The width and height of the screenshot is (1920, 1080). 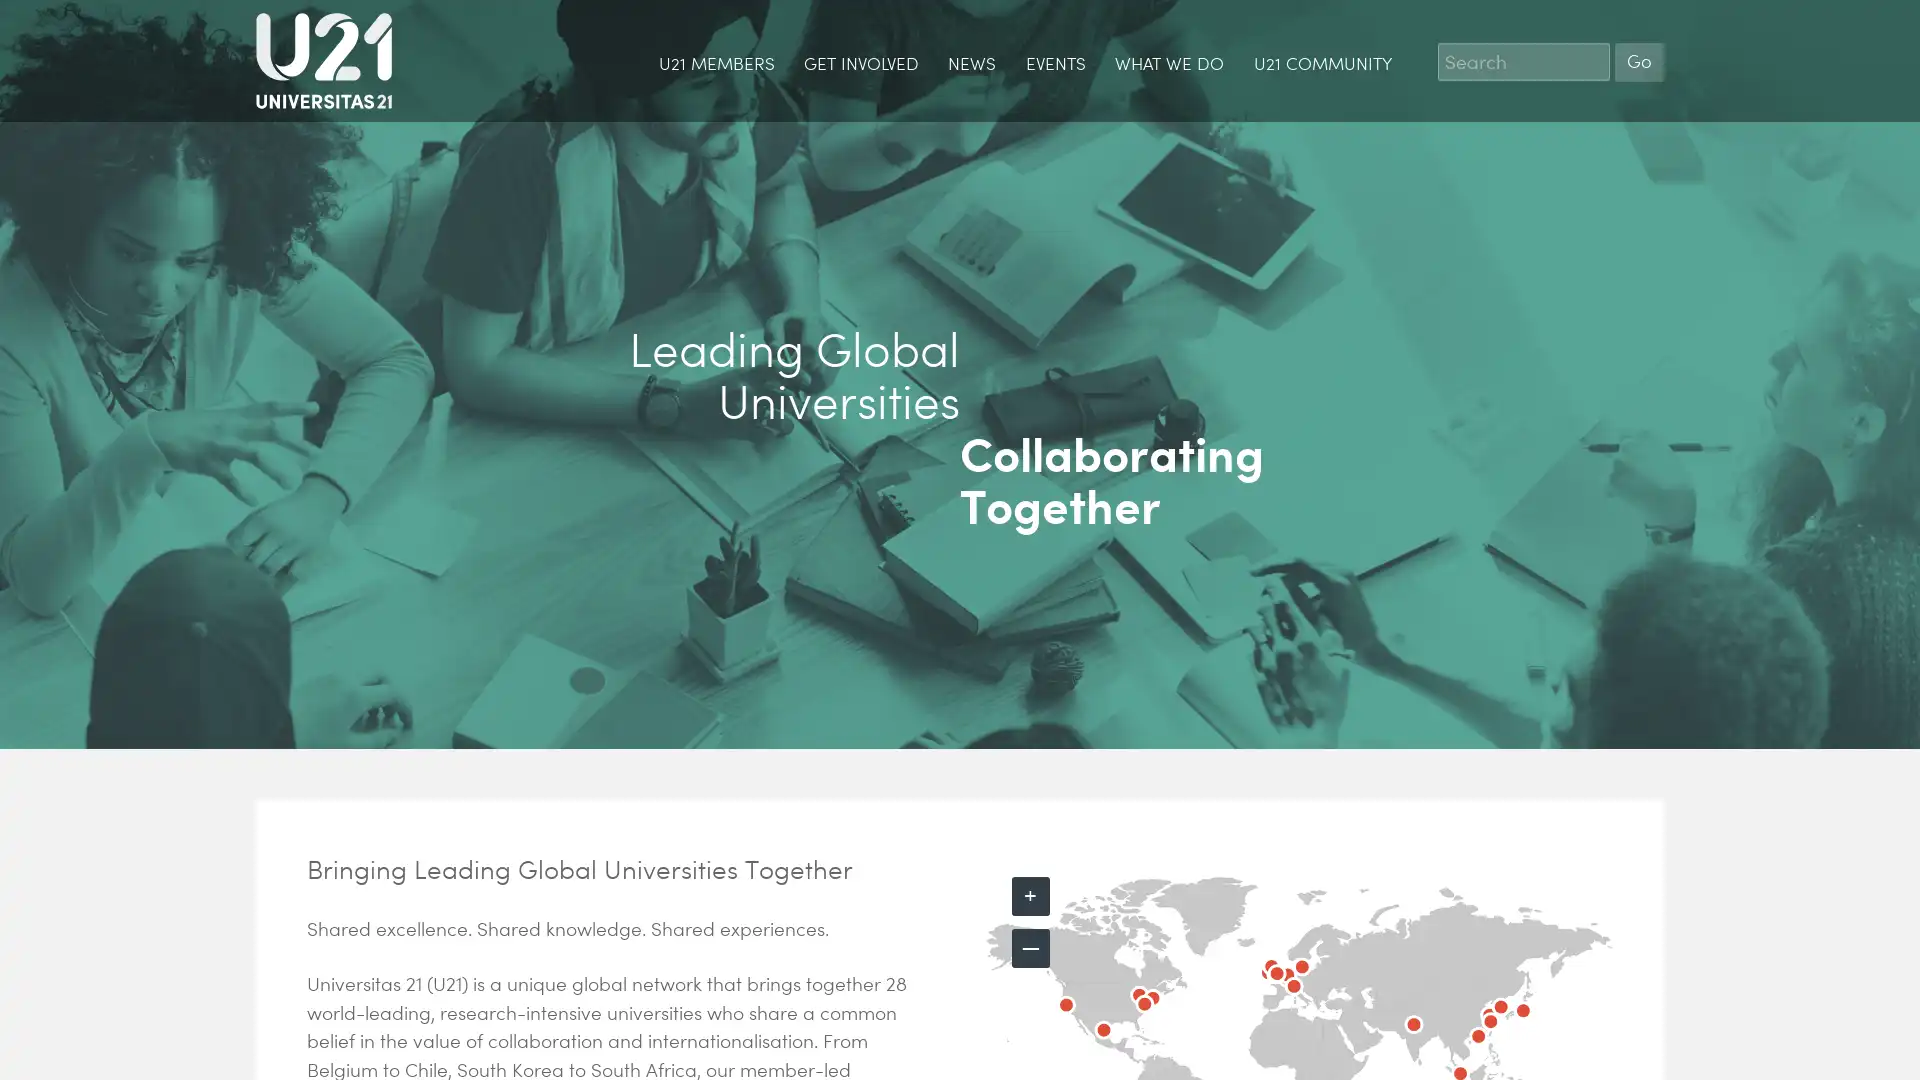 I want to click on Go, so click(x=1639, y=60).